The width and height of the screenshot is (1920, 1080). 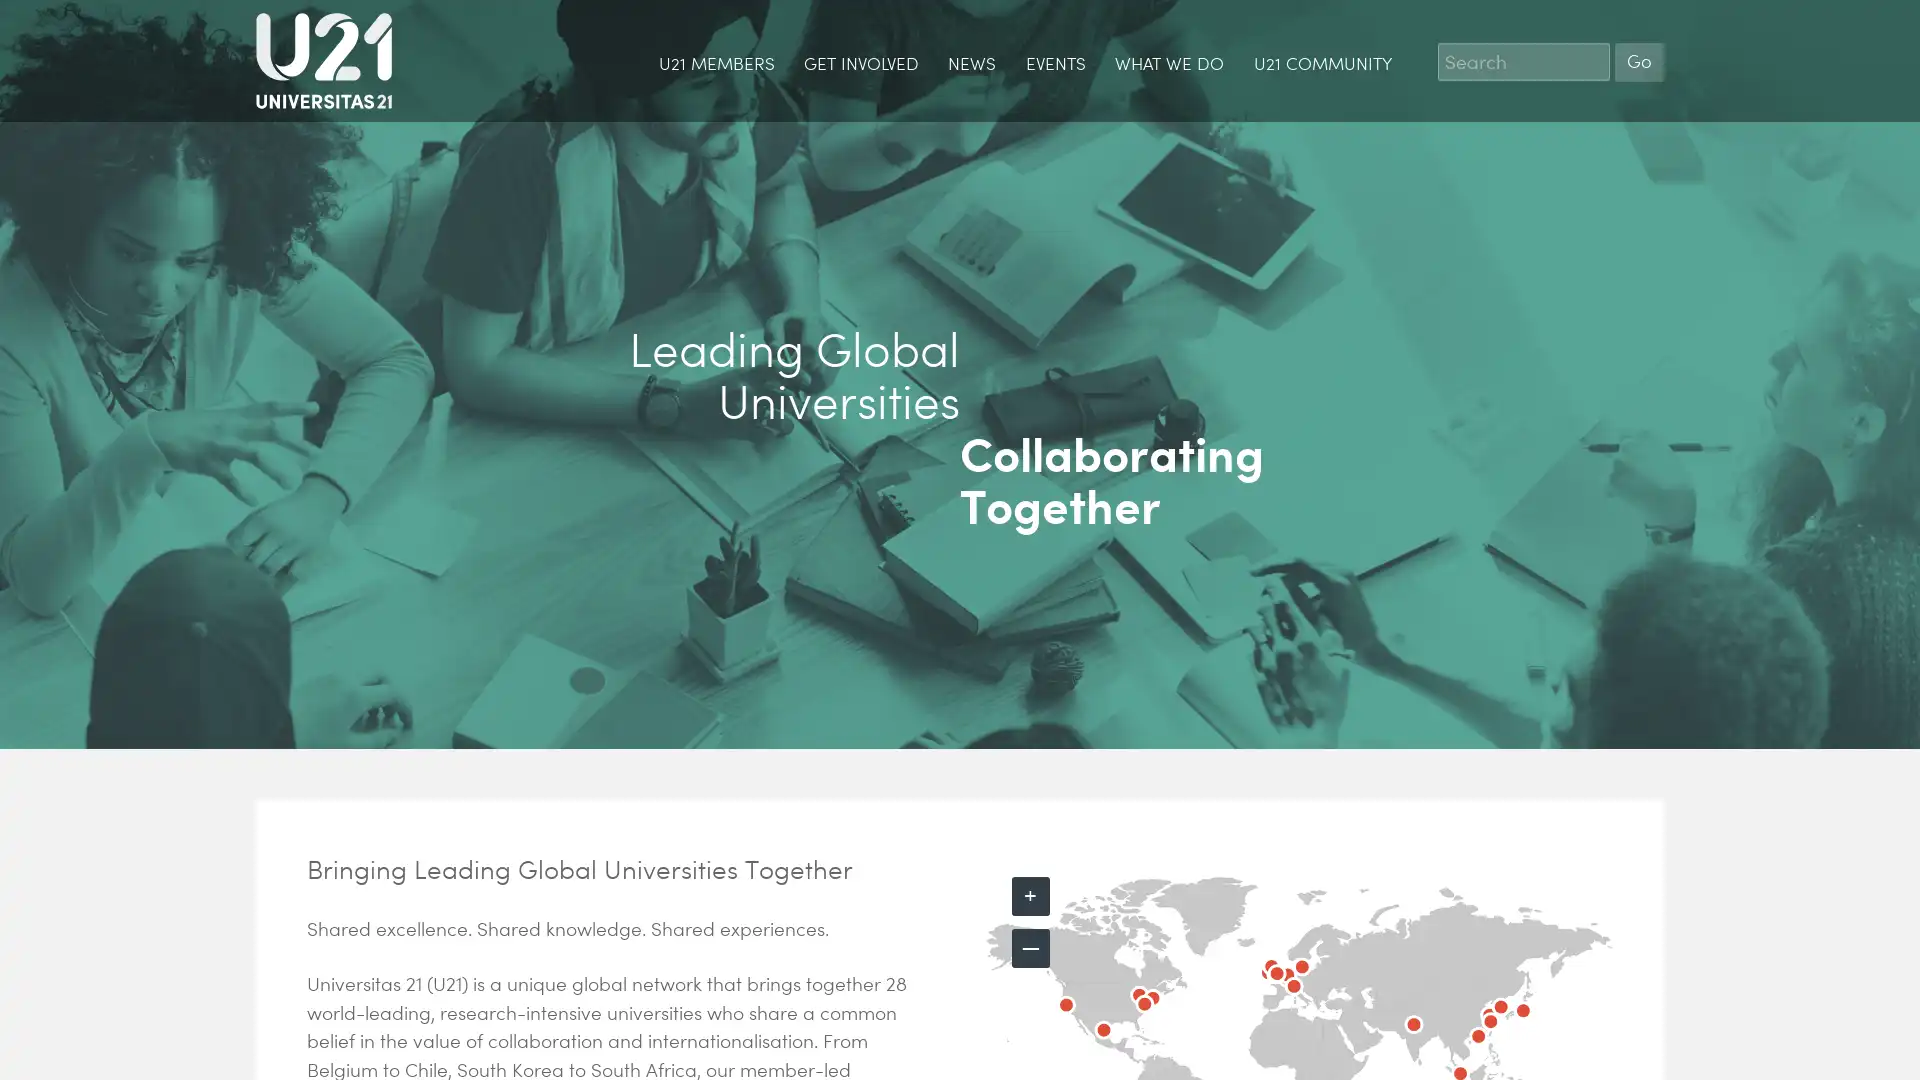 I want to click on Go, so click(x=1639, y=60).